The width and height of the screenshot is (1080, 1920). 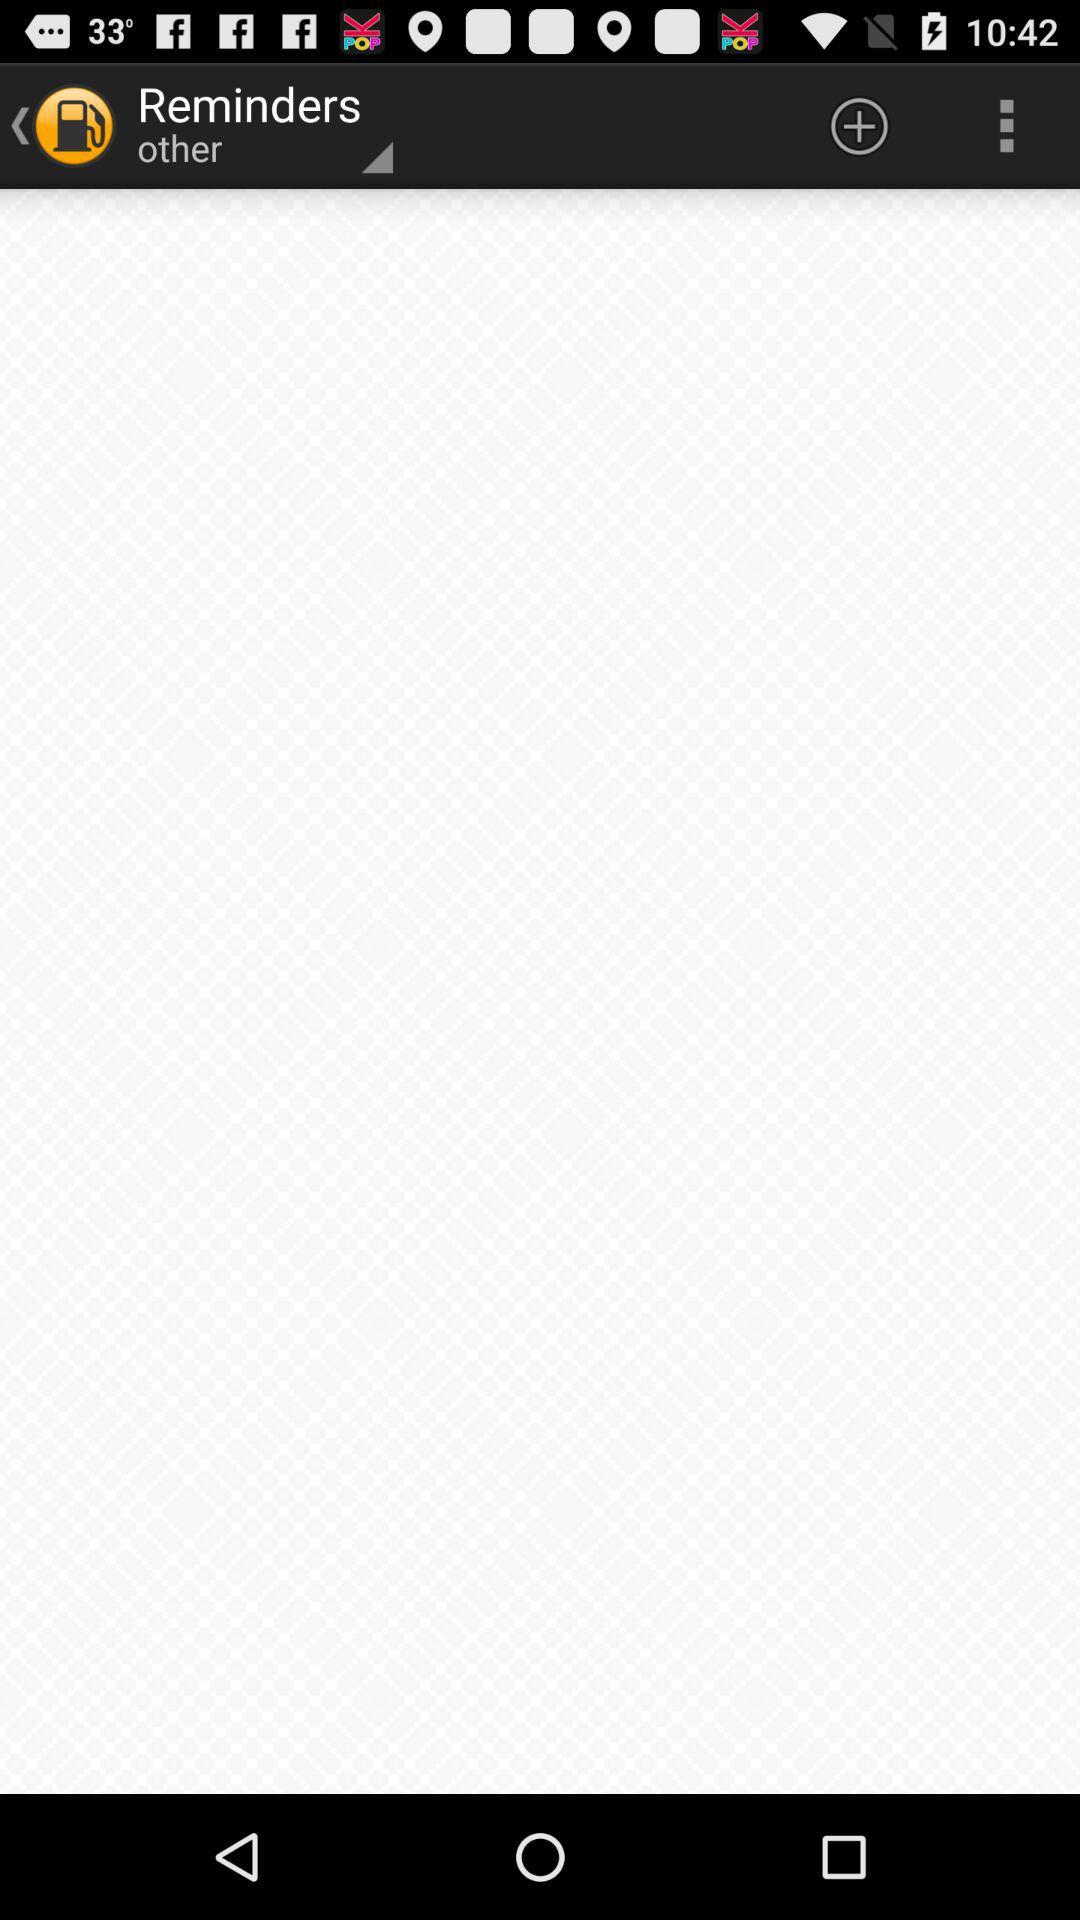 What do you see at coordinates (858, 124) in the screenshot?
I see `the app to the right of reminders` at bounding box center [858, 124].